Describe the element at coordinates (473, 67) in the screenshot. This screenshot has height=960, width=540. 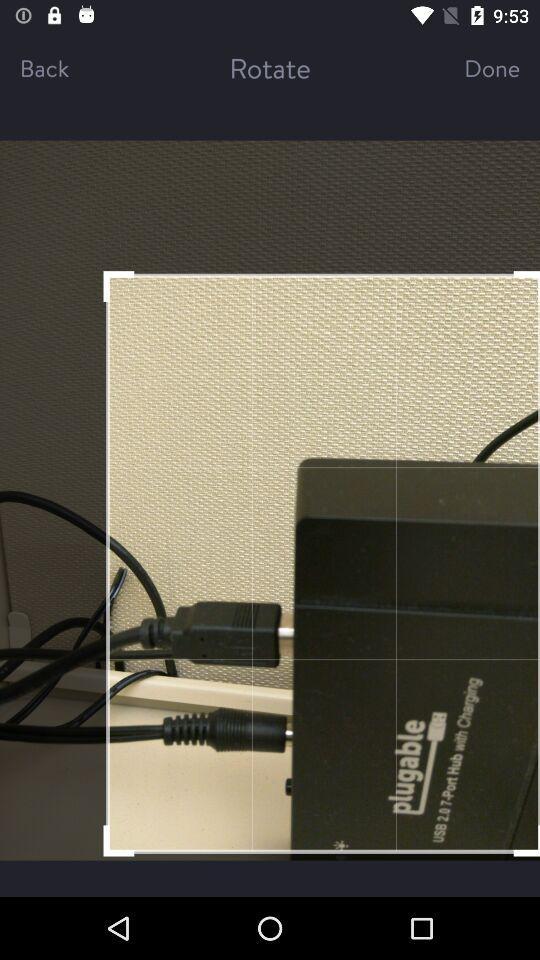
I see `the done item` at that location.